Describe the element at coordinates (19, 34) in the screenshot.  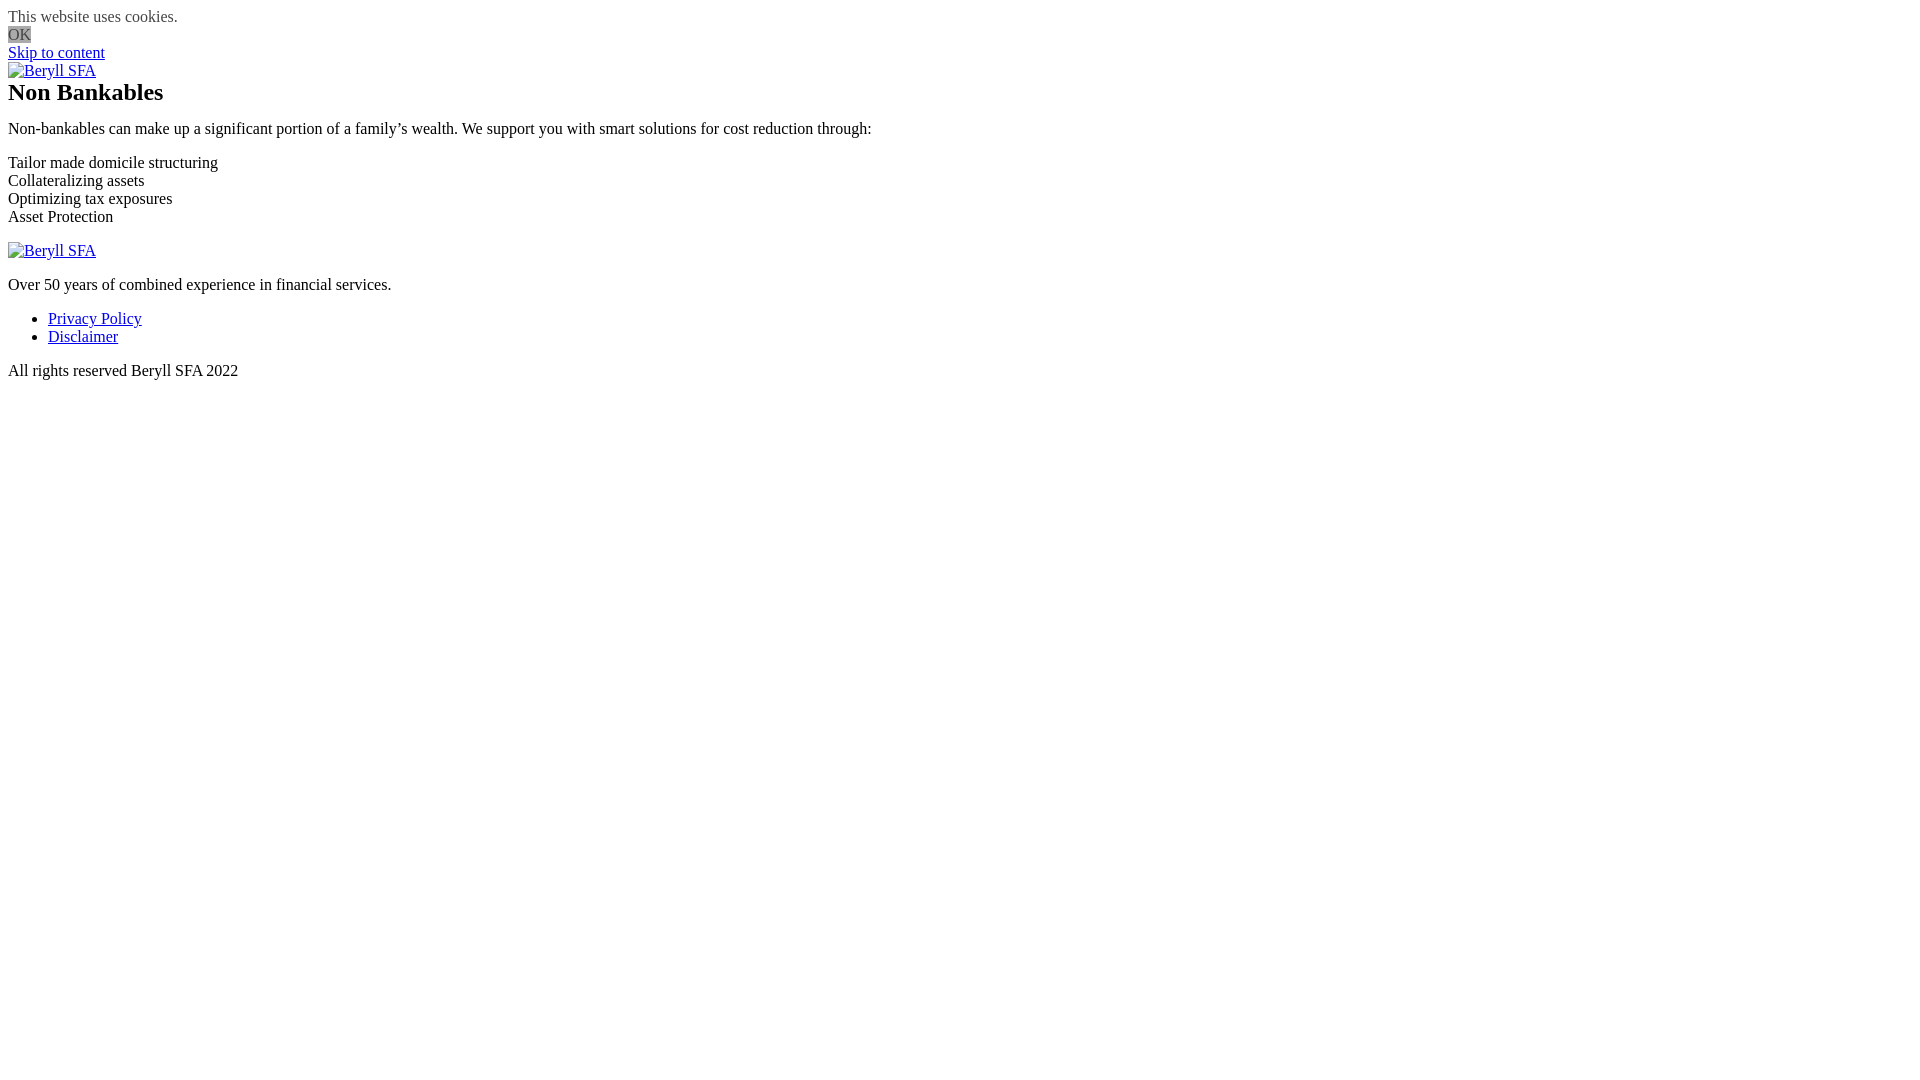
I see `'OK'` at that location.